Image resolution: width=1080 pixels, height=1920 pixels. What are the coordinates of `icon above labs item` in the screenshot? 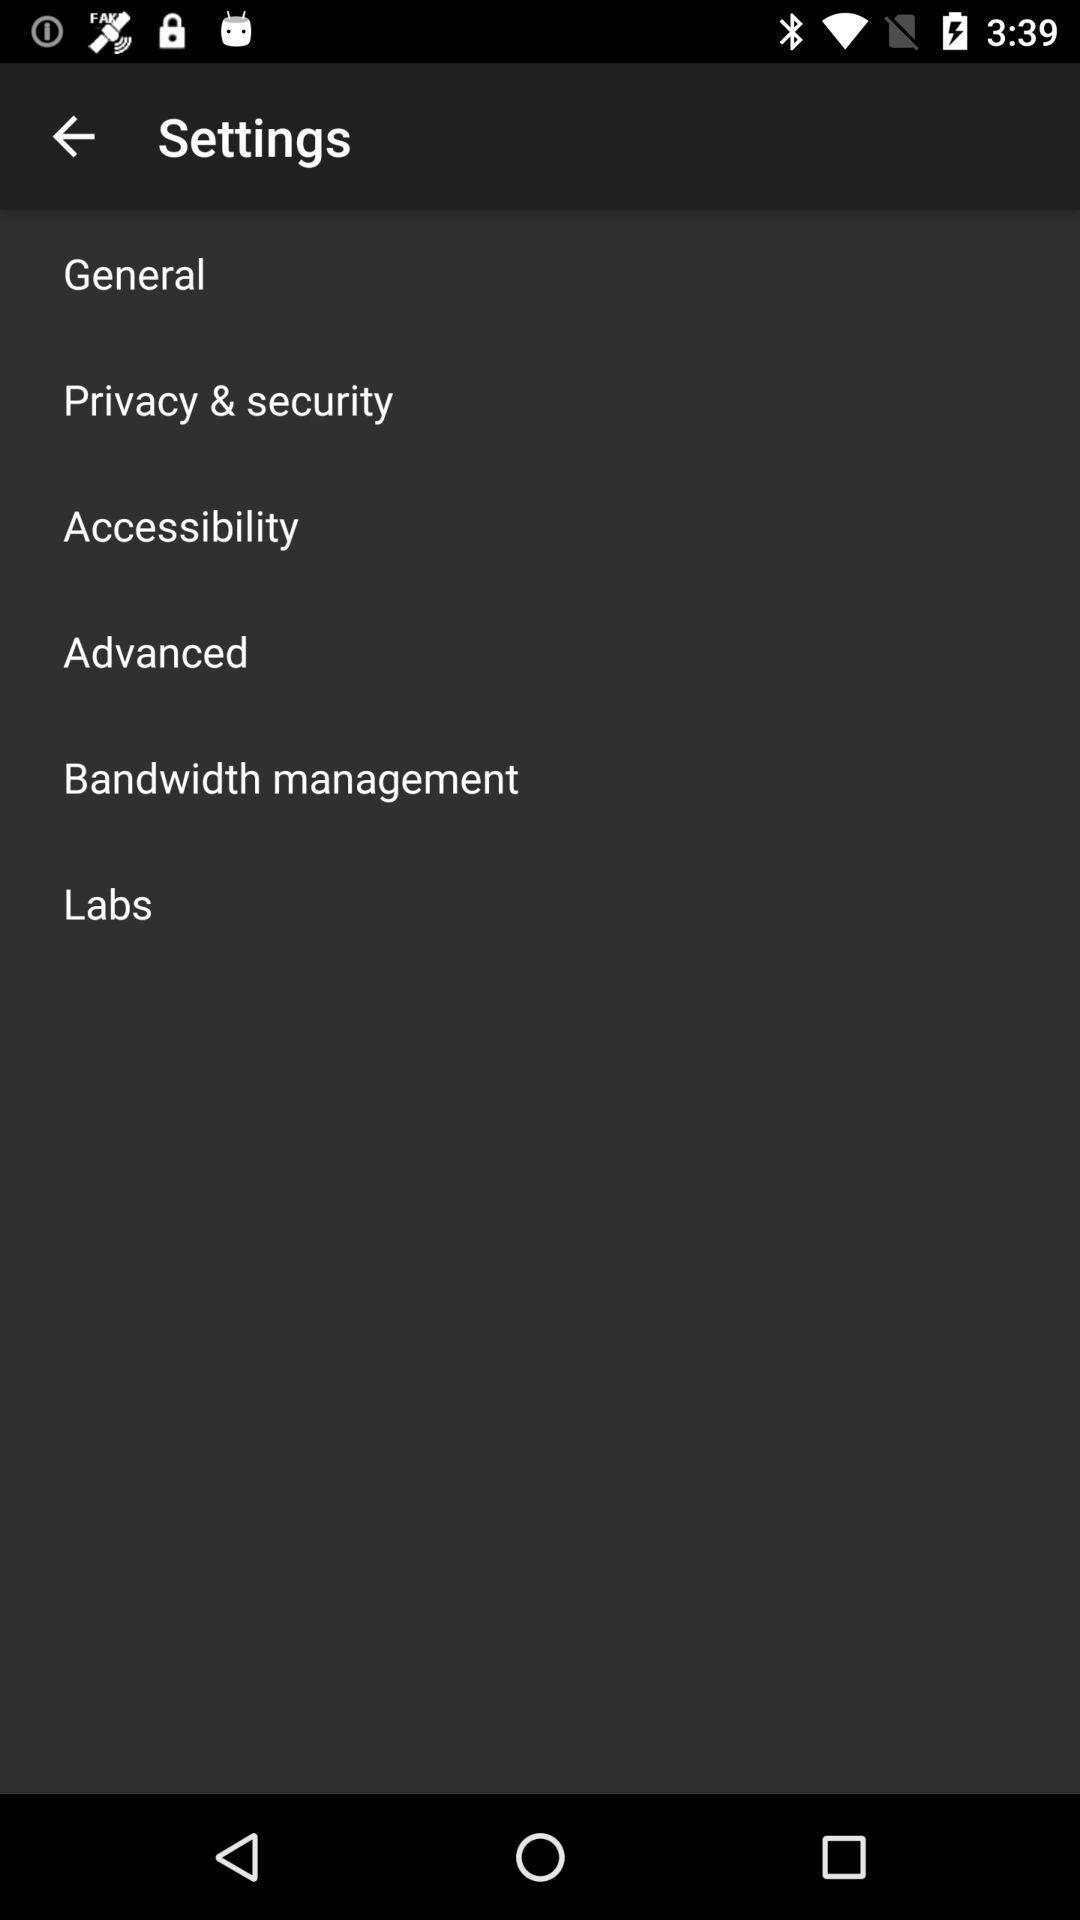 It's located at (290, 776).